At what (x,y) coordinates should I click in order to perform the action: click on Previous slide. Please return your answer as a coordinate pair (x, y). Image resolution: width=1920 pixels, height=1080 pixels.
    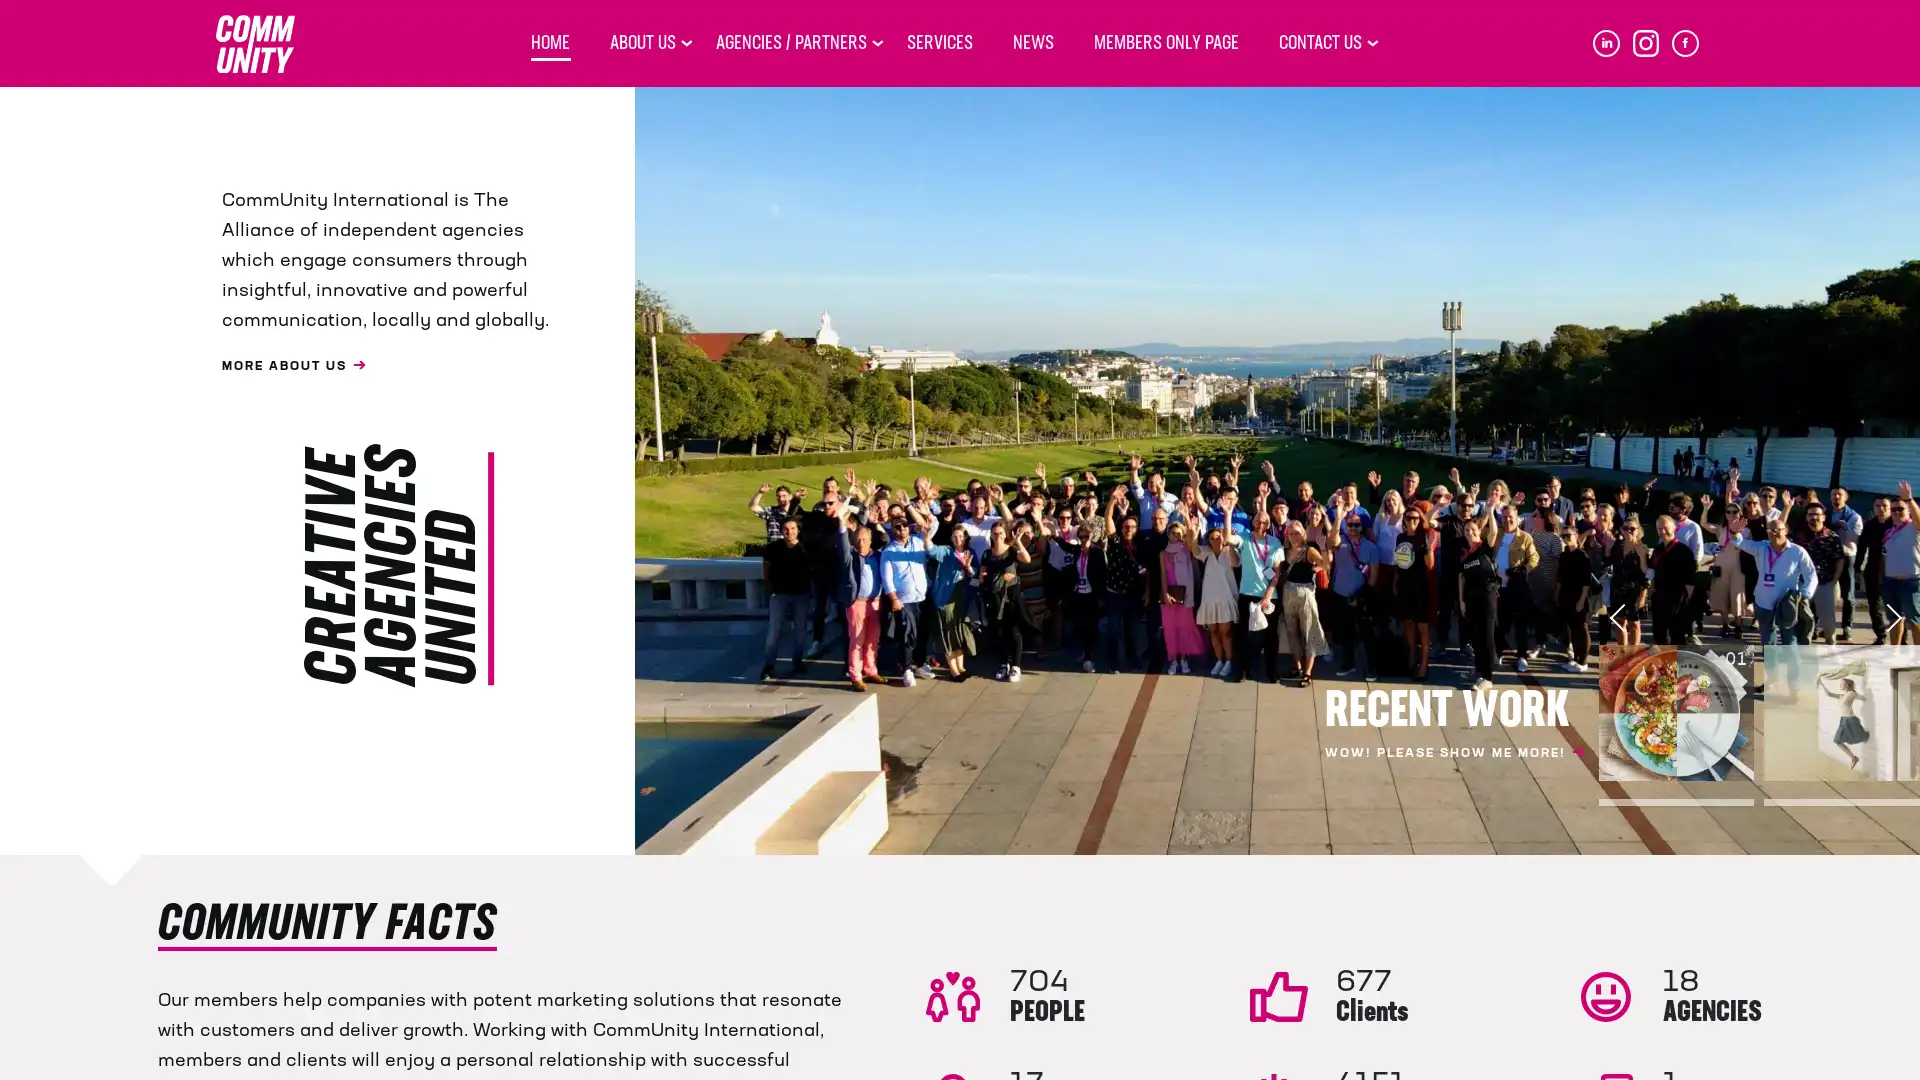
    Looking at the image, I should click on (1626, 627).